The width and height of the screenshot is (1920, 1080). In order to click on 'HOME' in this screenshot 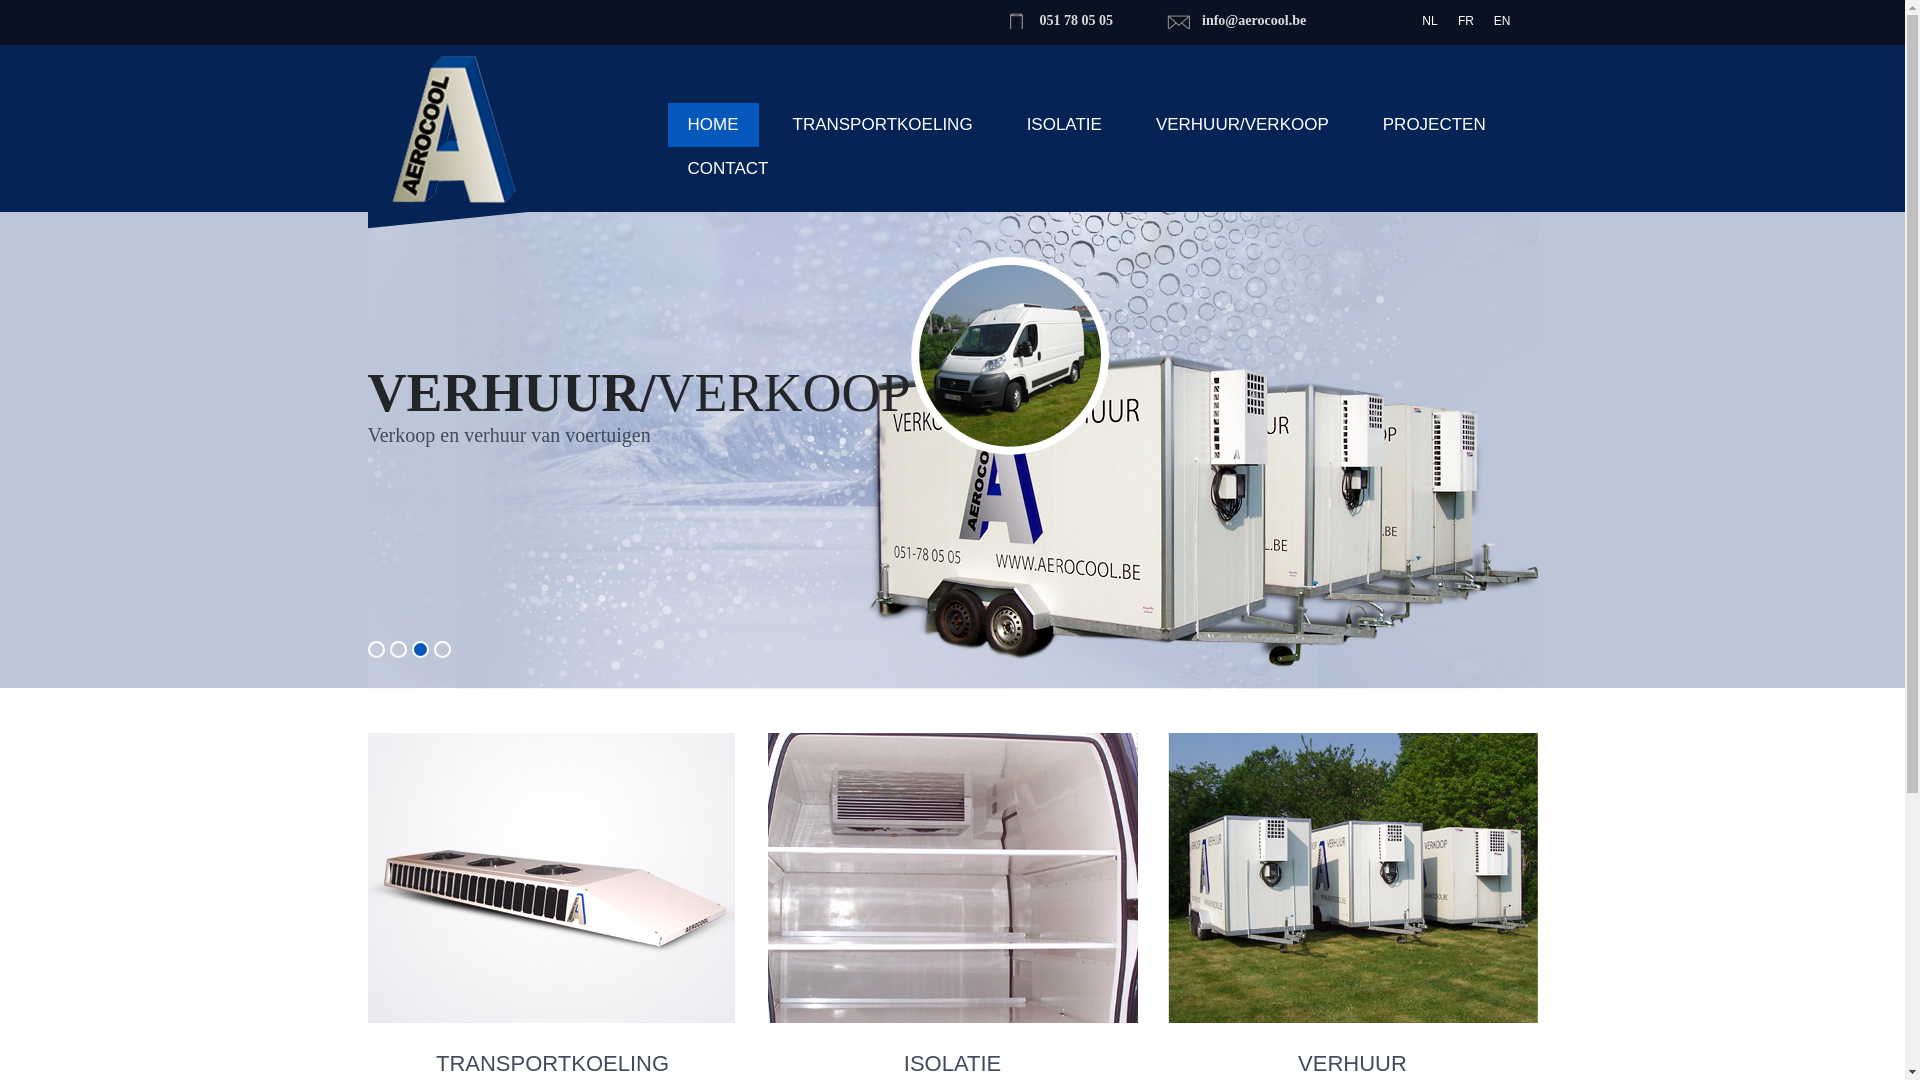, I will do `click(713, 124)`.